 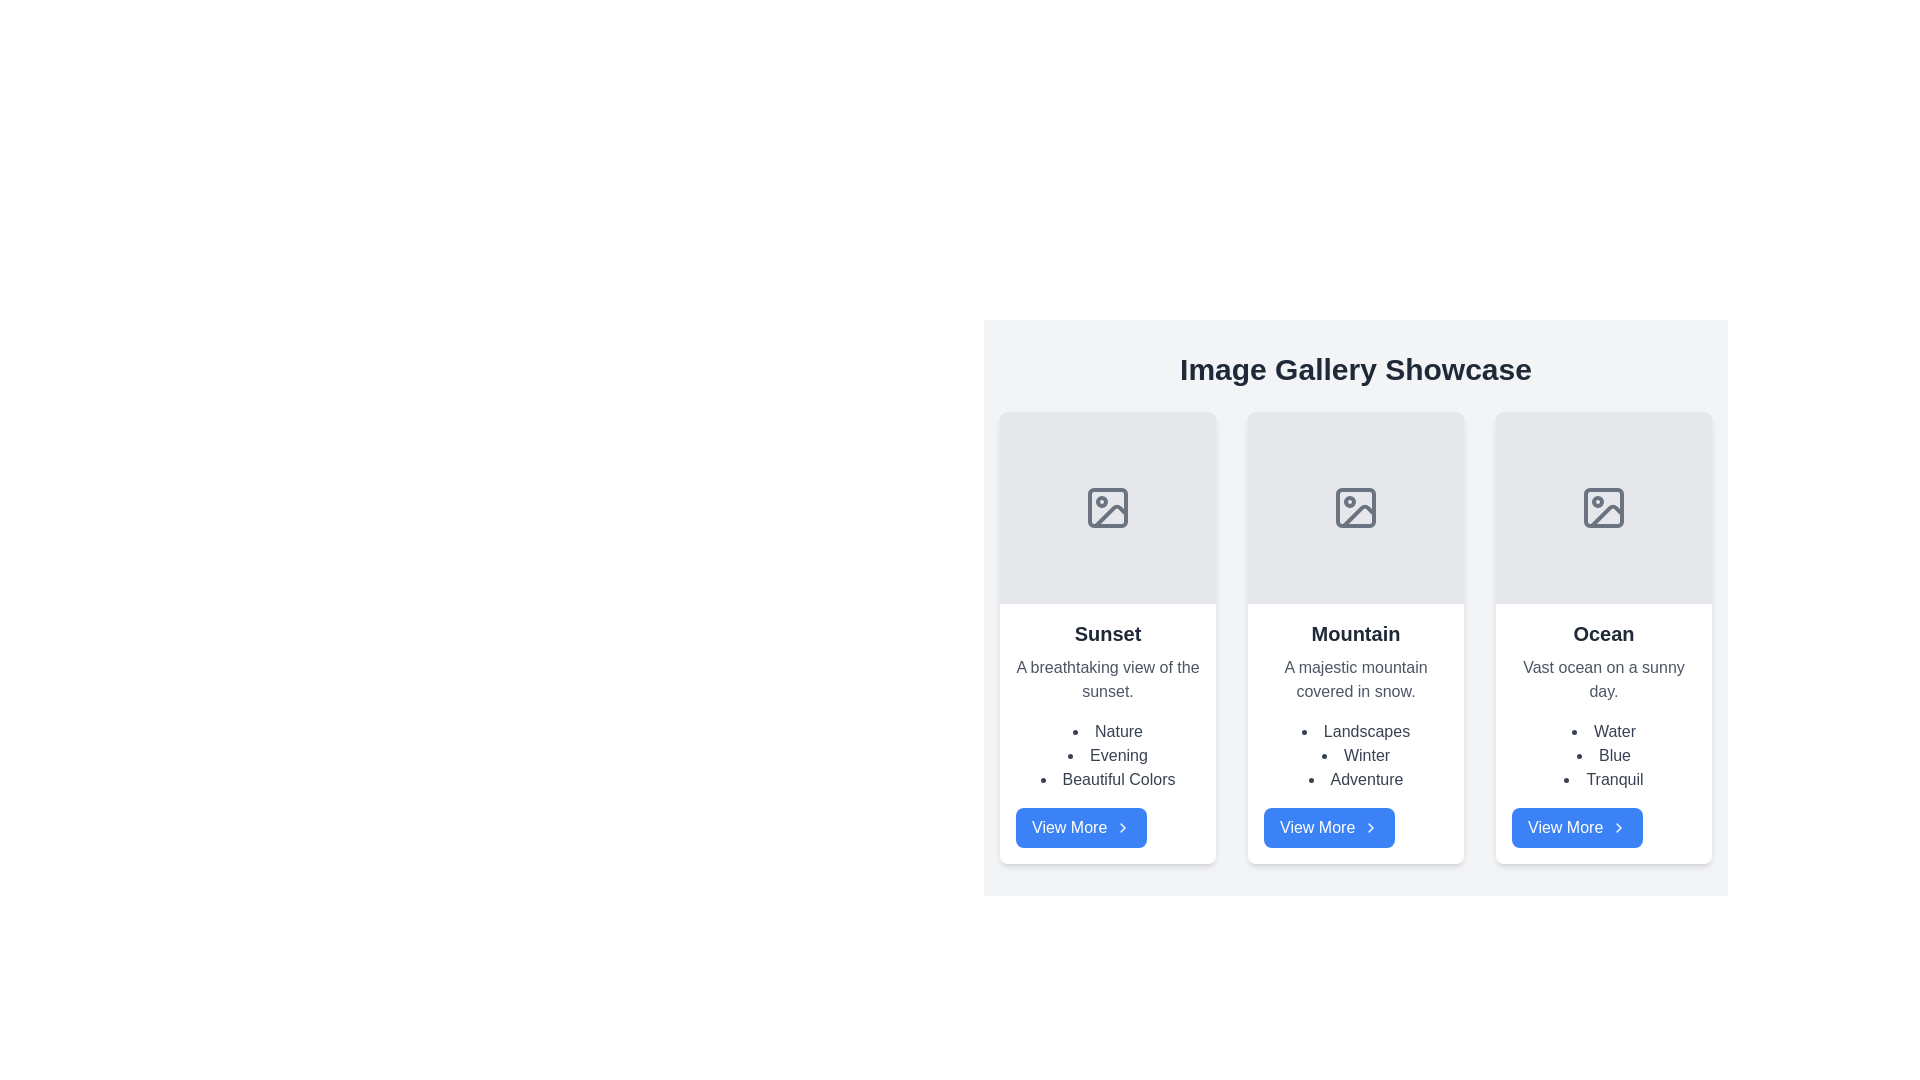 What do you see at coordinates (1107, 633) in the screenshot?
I see `bold textual label 'Sunset' positioned at the top of a section that provides descriptive content about sunsets` at bounding box center [1107, 633].